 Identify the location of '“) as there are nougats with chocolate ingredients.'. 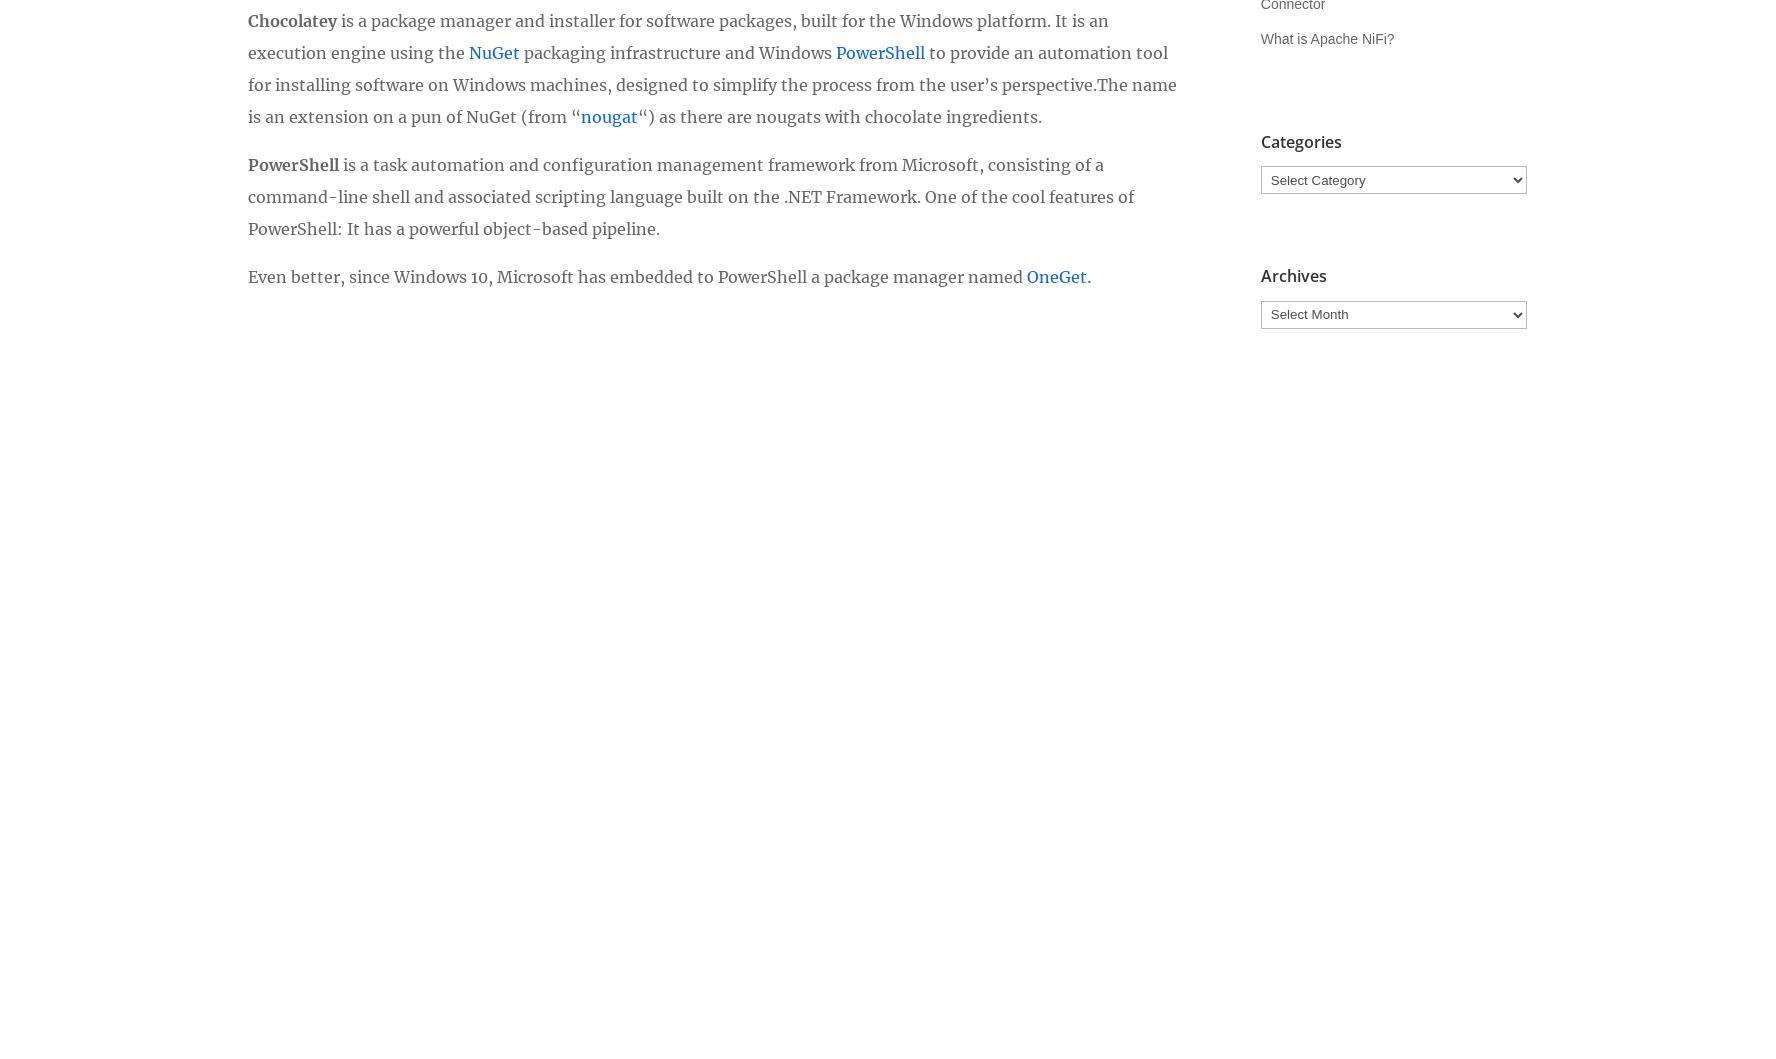
(840, 114).